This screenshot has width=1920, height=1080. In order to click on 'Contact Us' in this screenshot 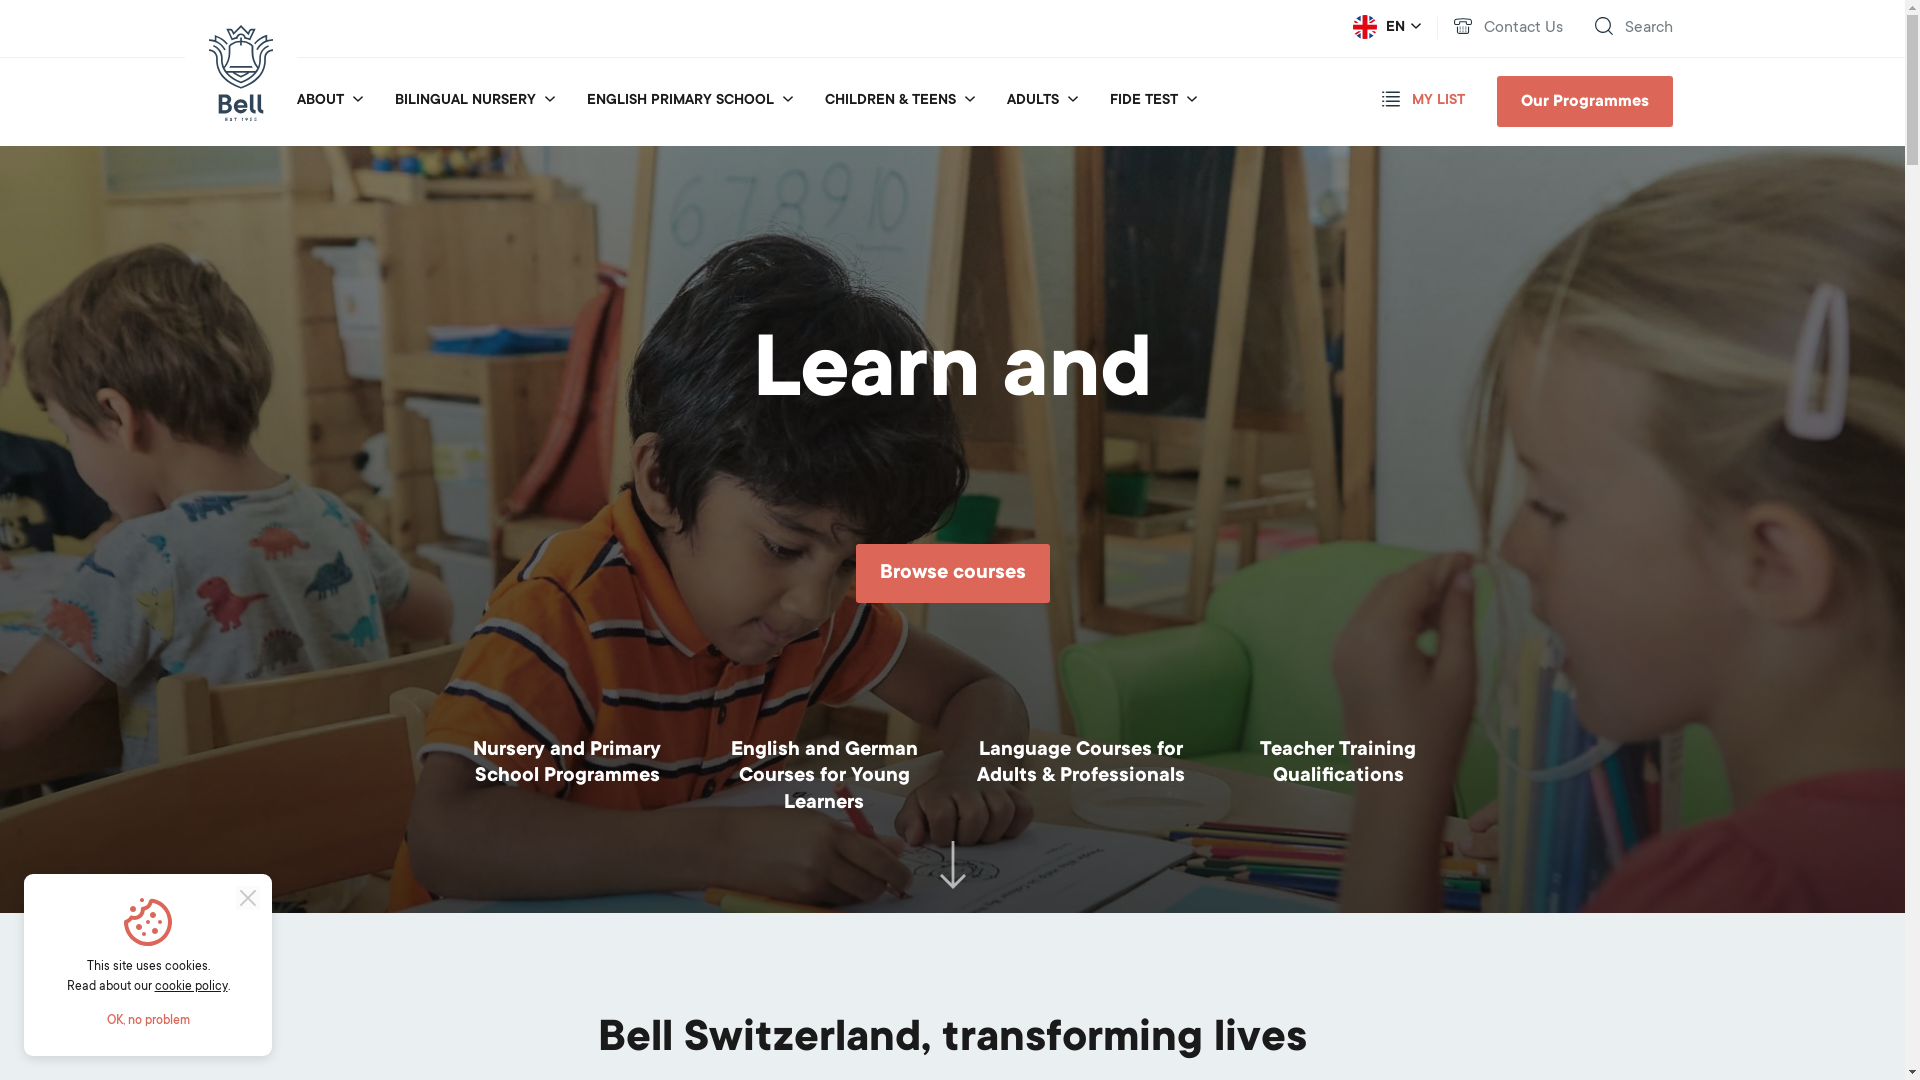, I will do `click(1508, 28)`.